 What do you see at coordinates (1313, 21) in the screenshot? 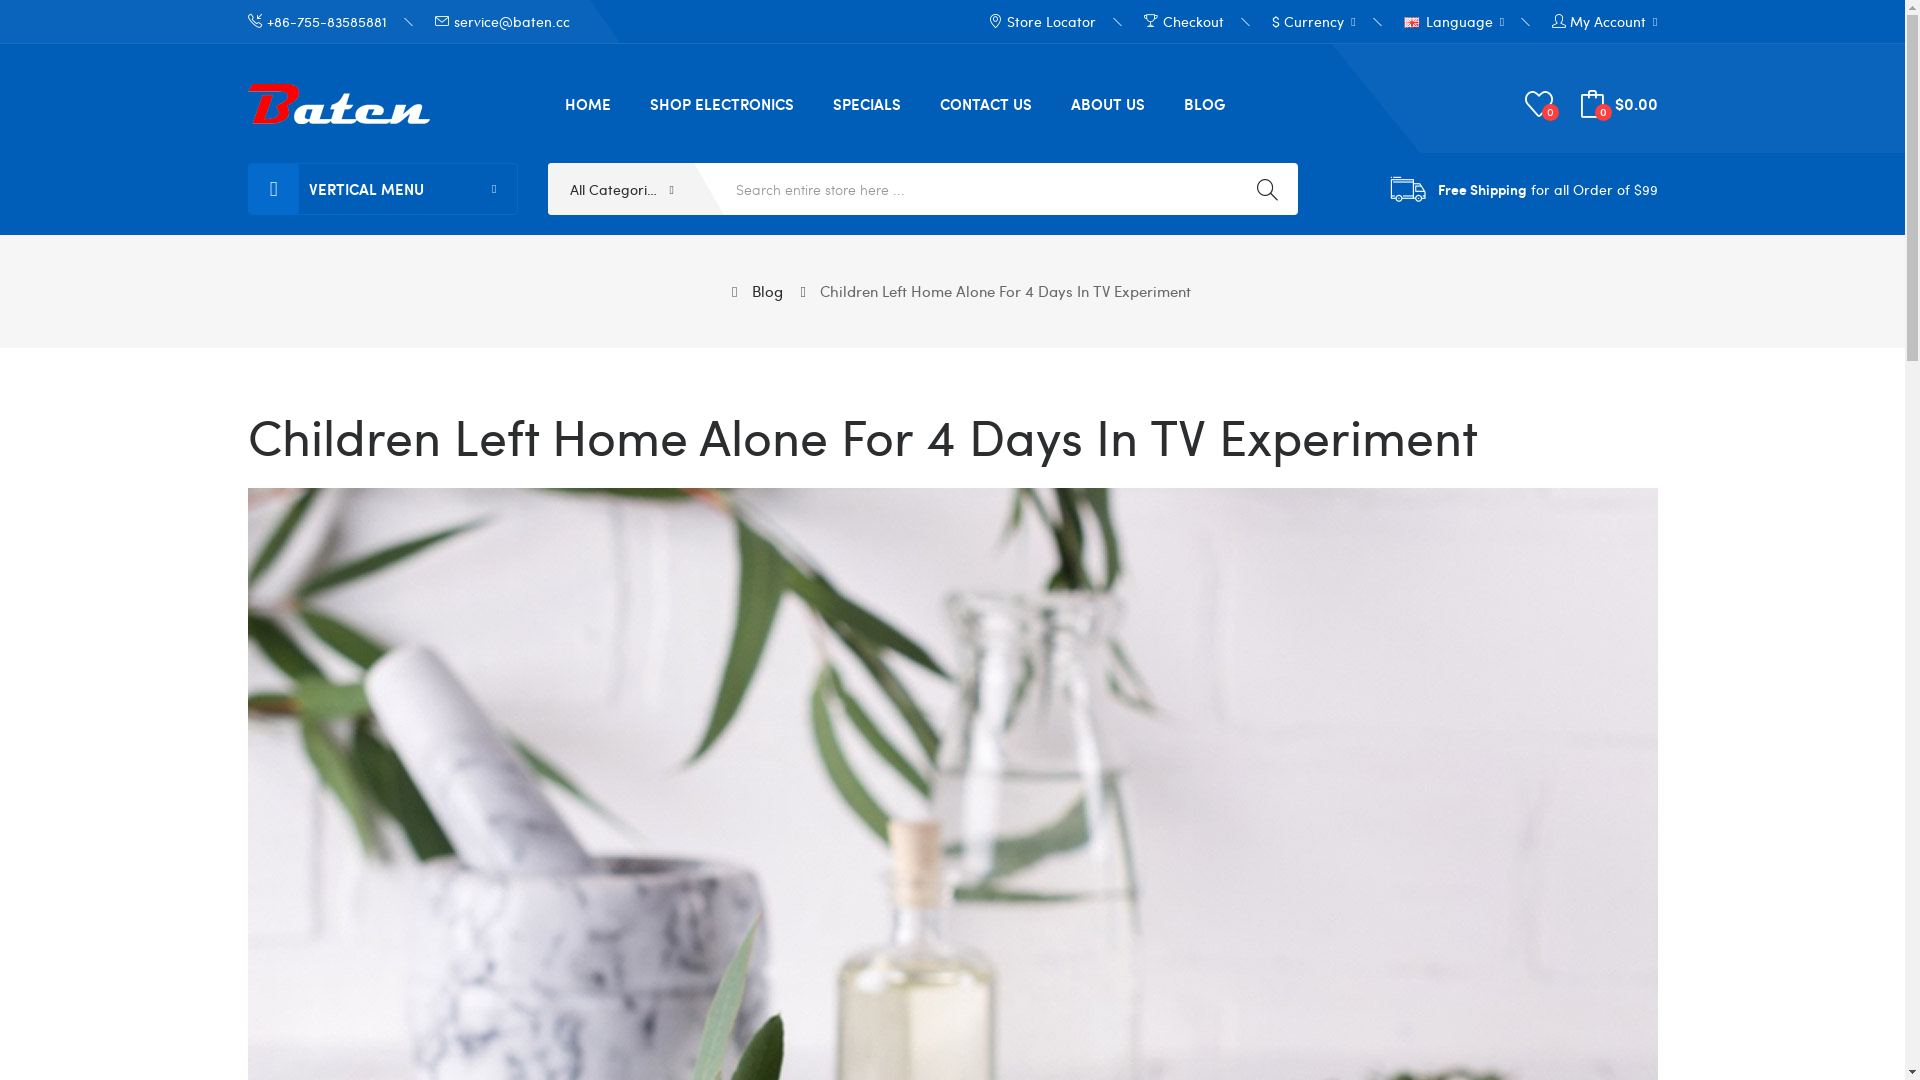
I see `'$ Currency '` at bounding box center [1313, 21].